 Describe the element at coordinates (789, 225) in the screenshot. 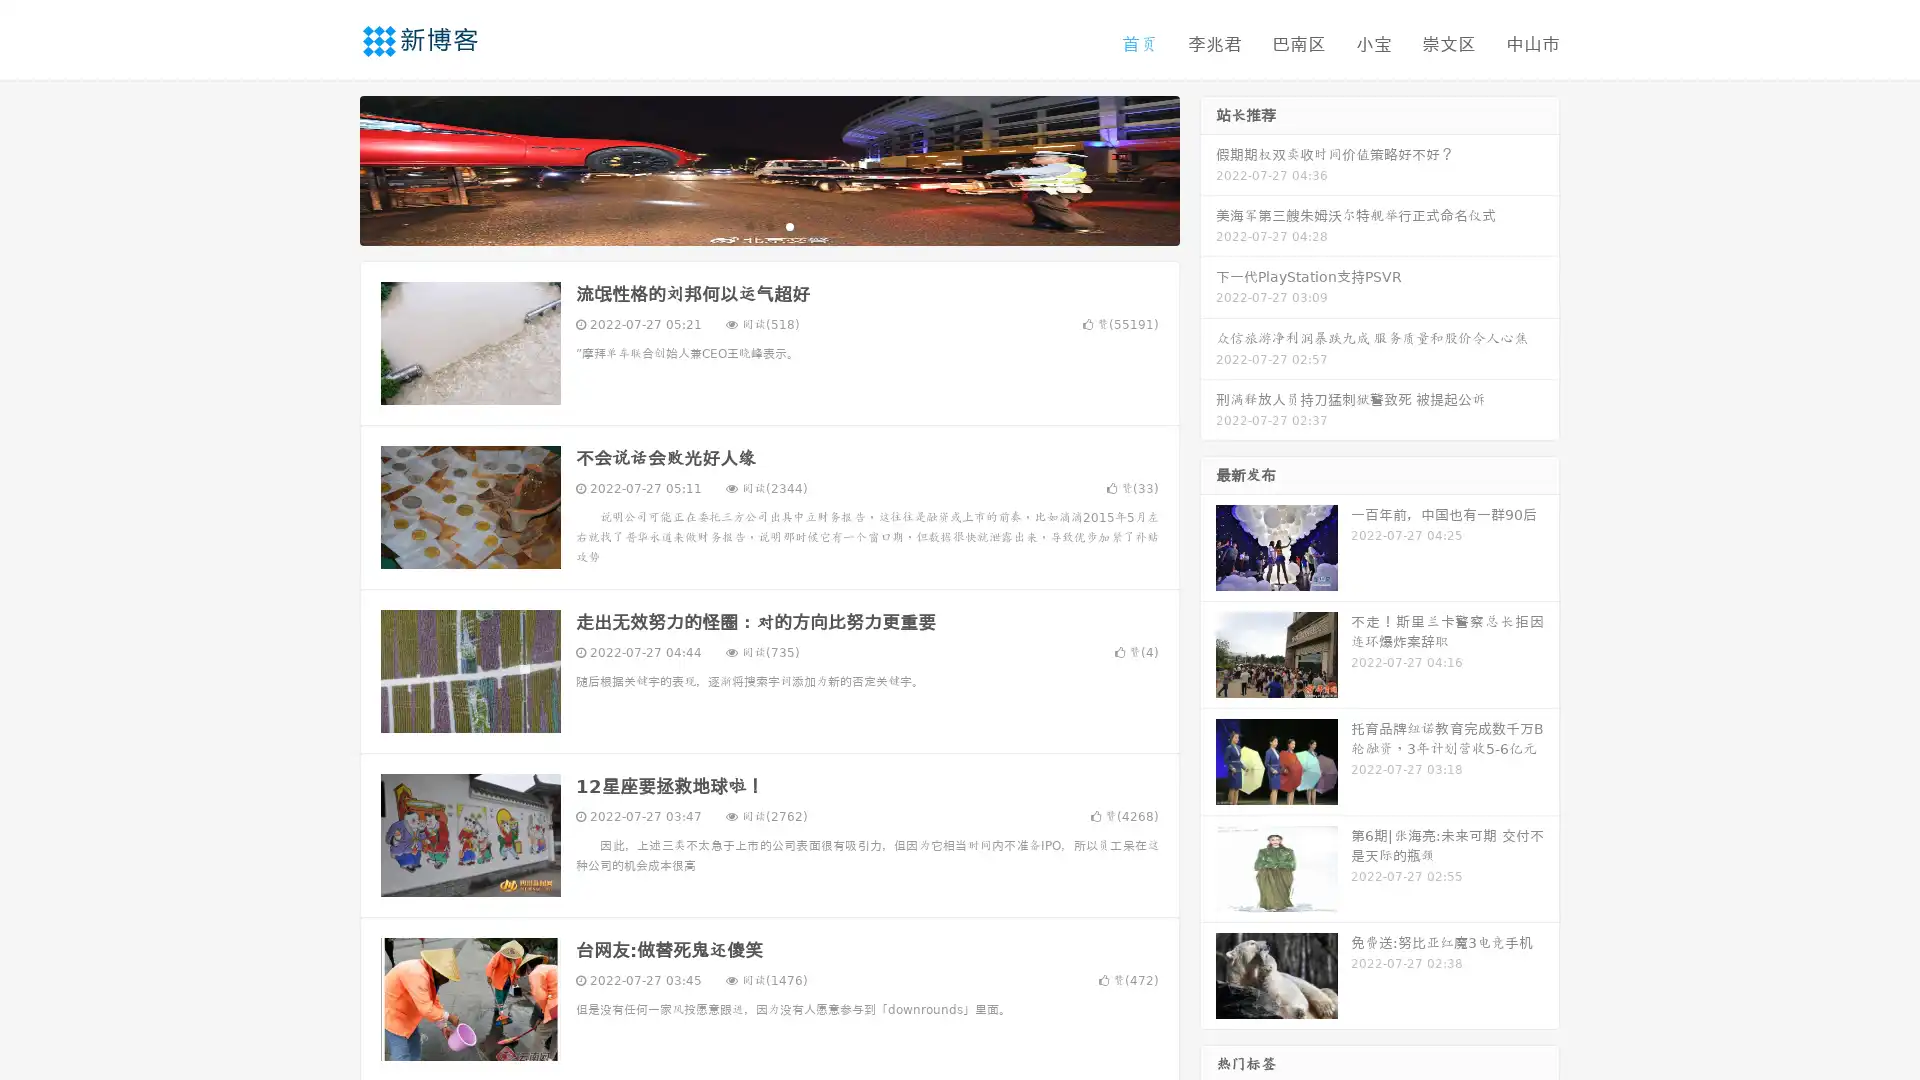

I see `Go to slide 3` at that location.